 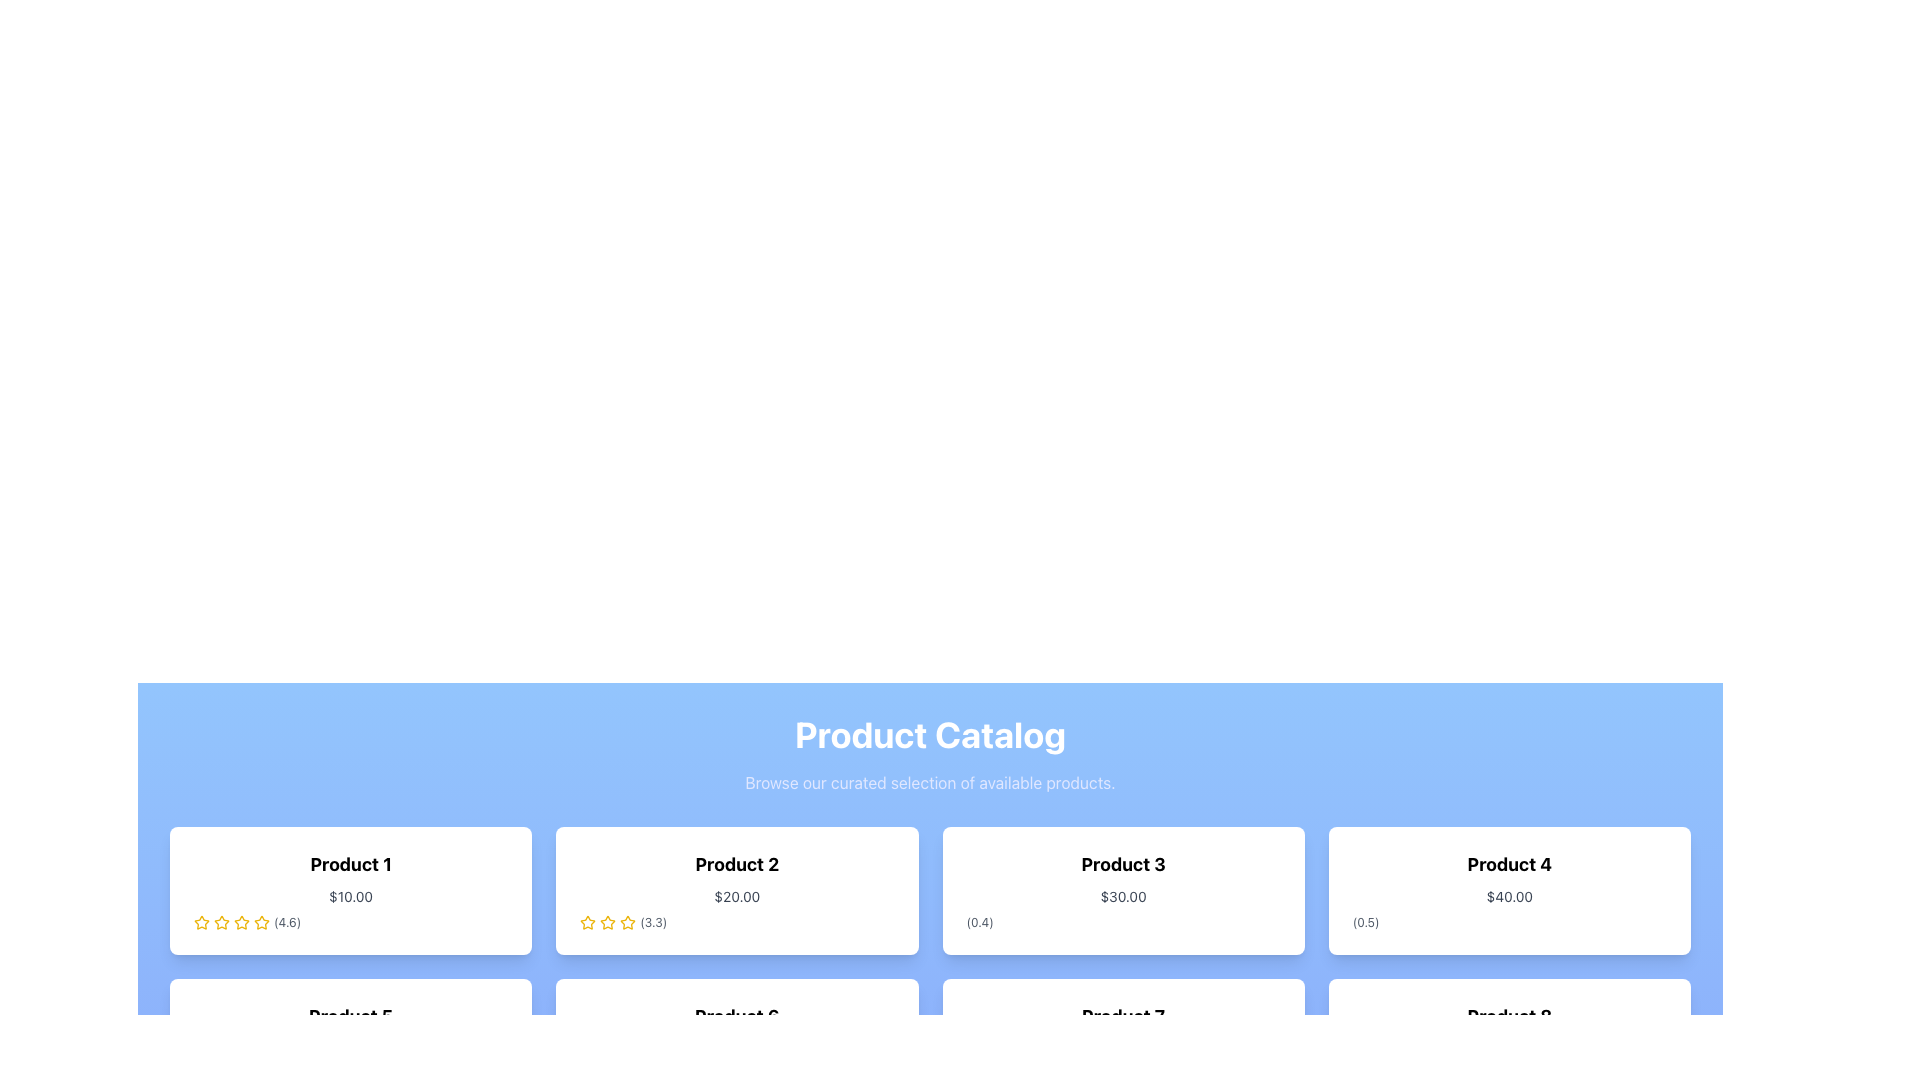 What do you see at coordinates (201, 922) in the screenshot?
I see `the first star icon representing the product rating for 'Product 1' located in the top-left product card` at bounding box center [201, 922].